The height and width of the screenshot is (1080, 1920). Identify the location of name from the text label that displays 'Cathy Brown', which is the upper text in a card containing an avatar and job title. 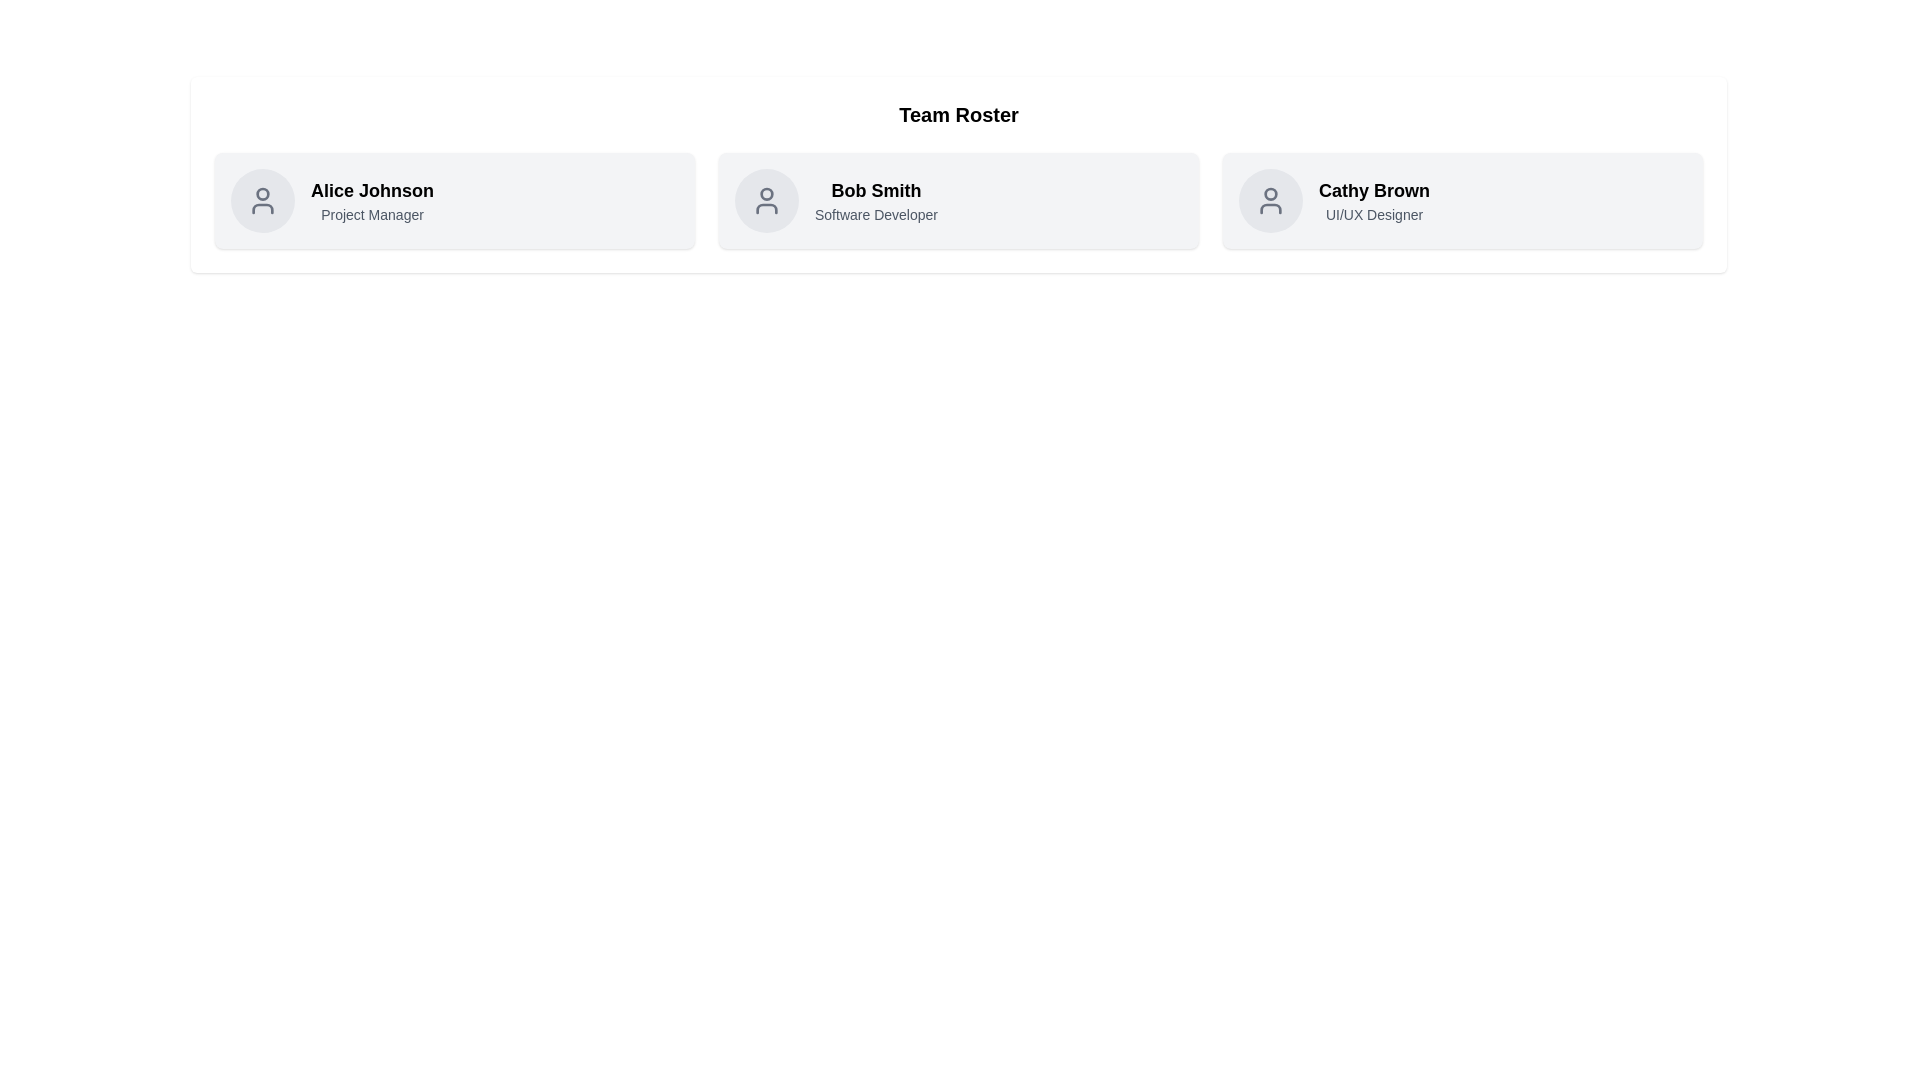
(1373, 191).